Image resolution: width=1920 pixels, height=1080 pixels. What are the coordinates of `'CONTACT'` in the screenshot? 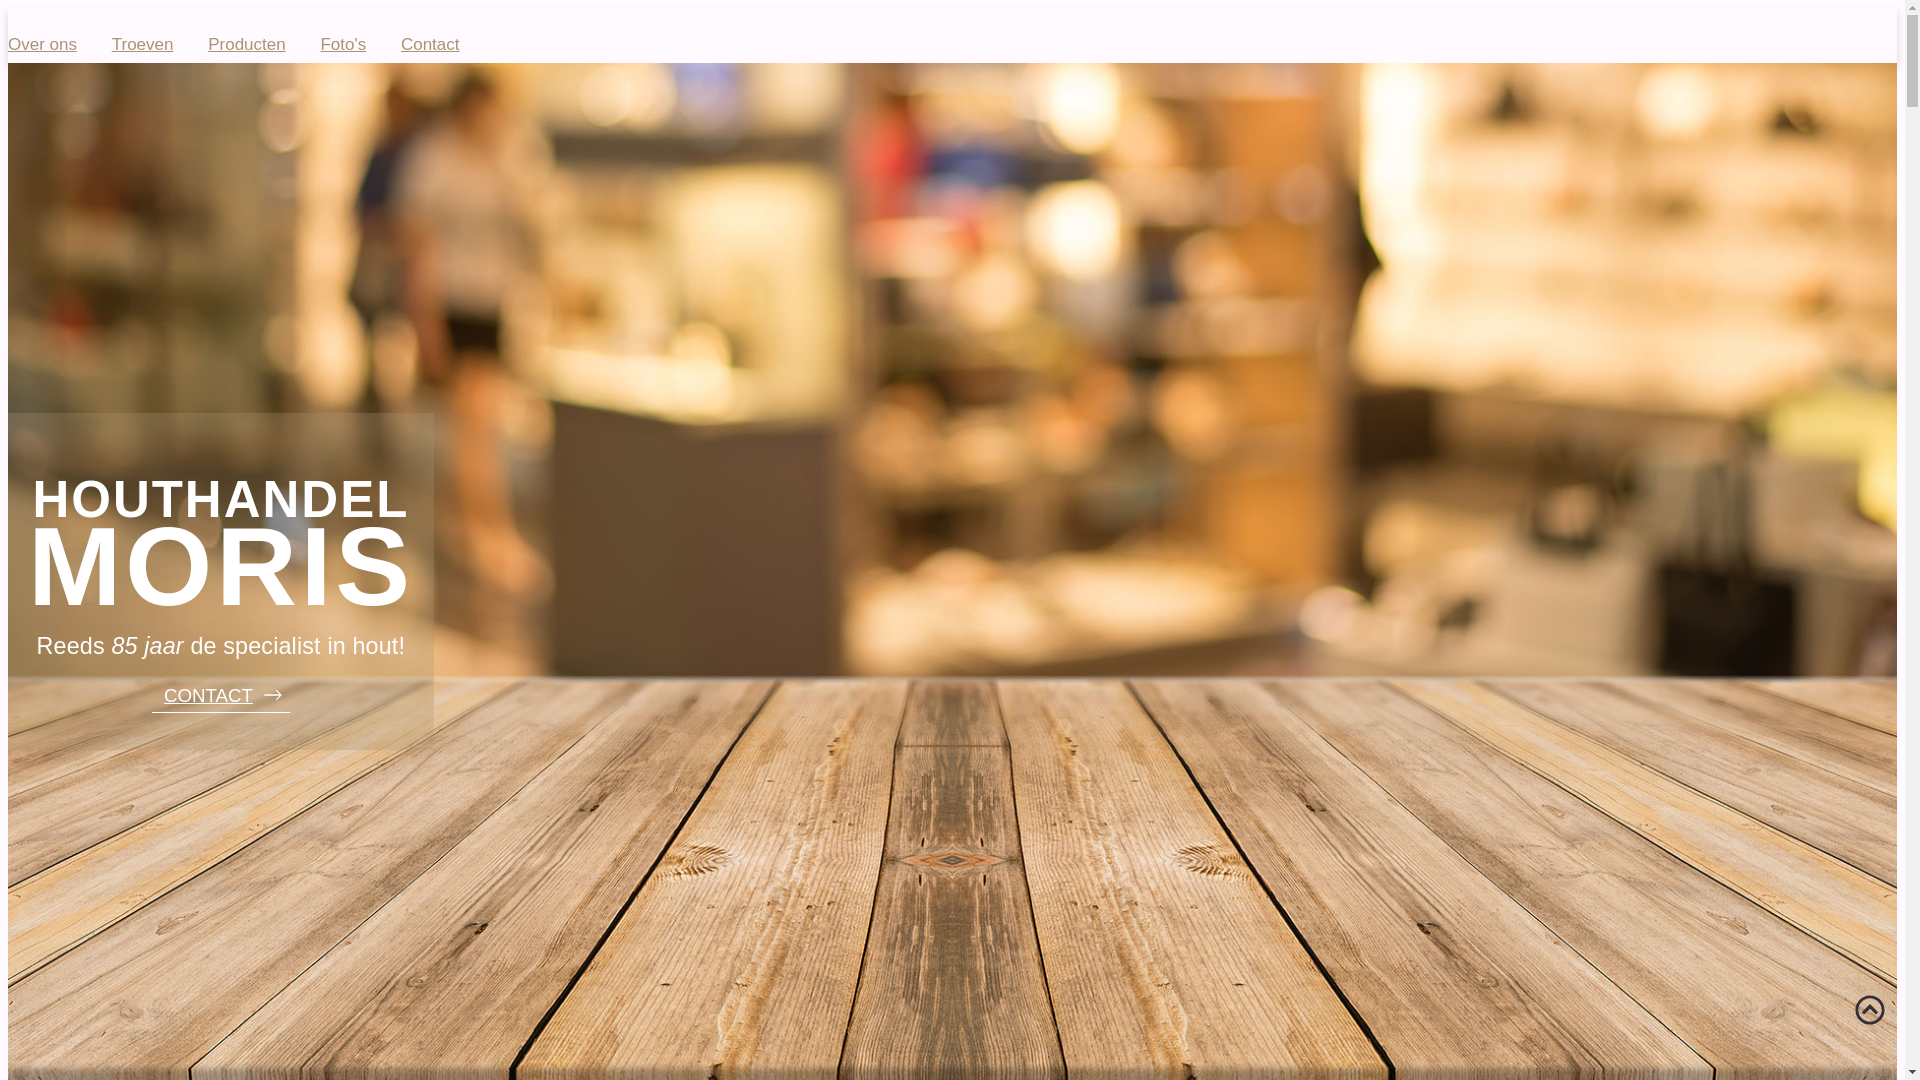 It's located at (220, 693).